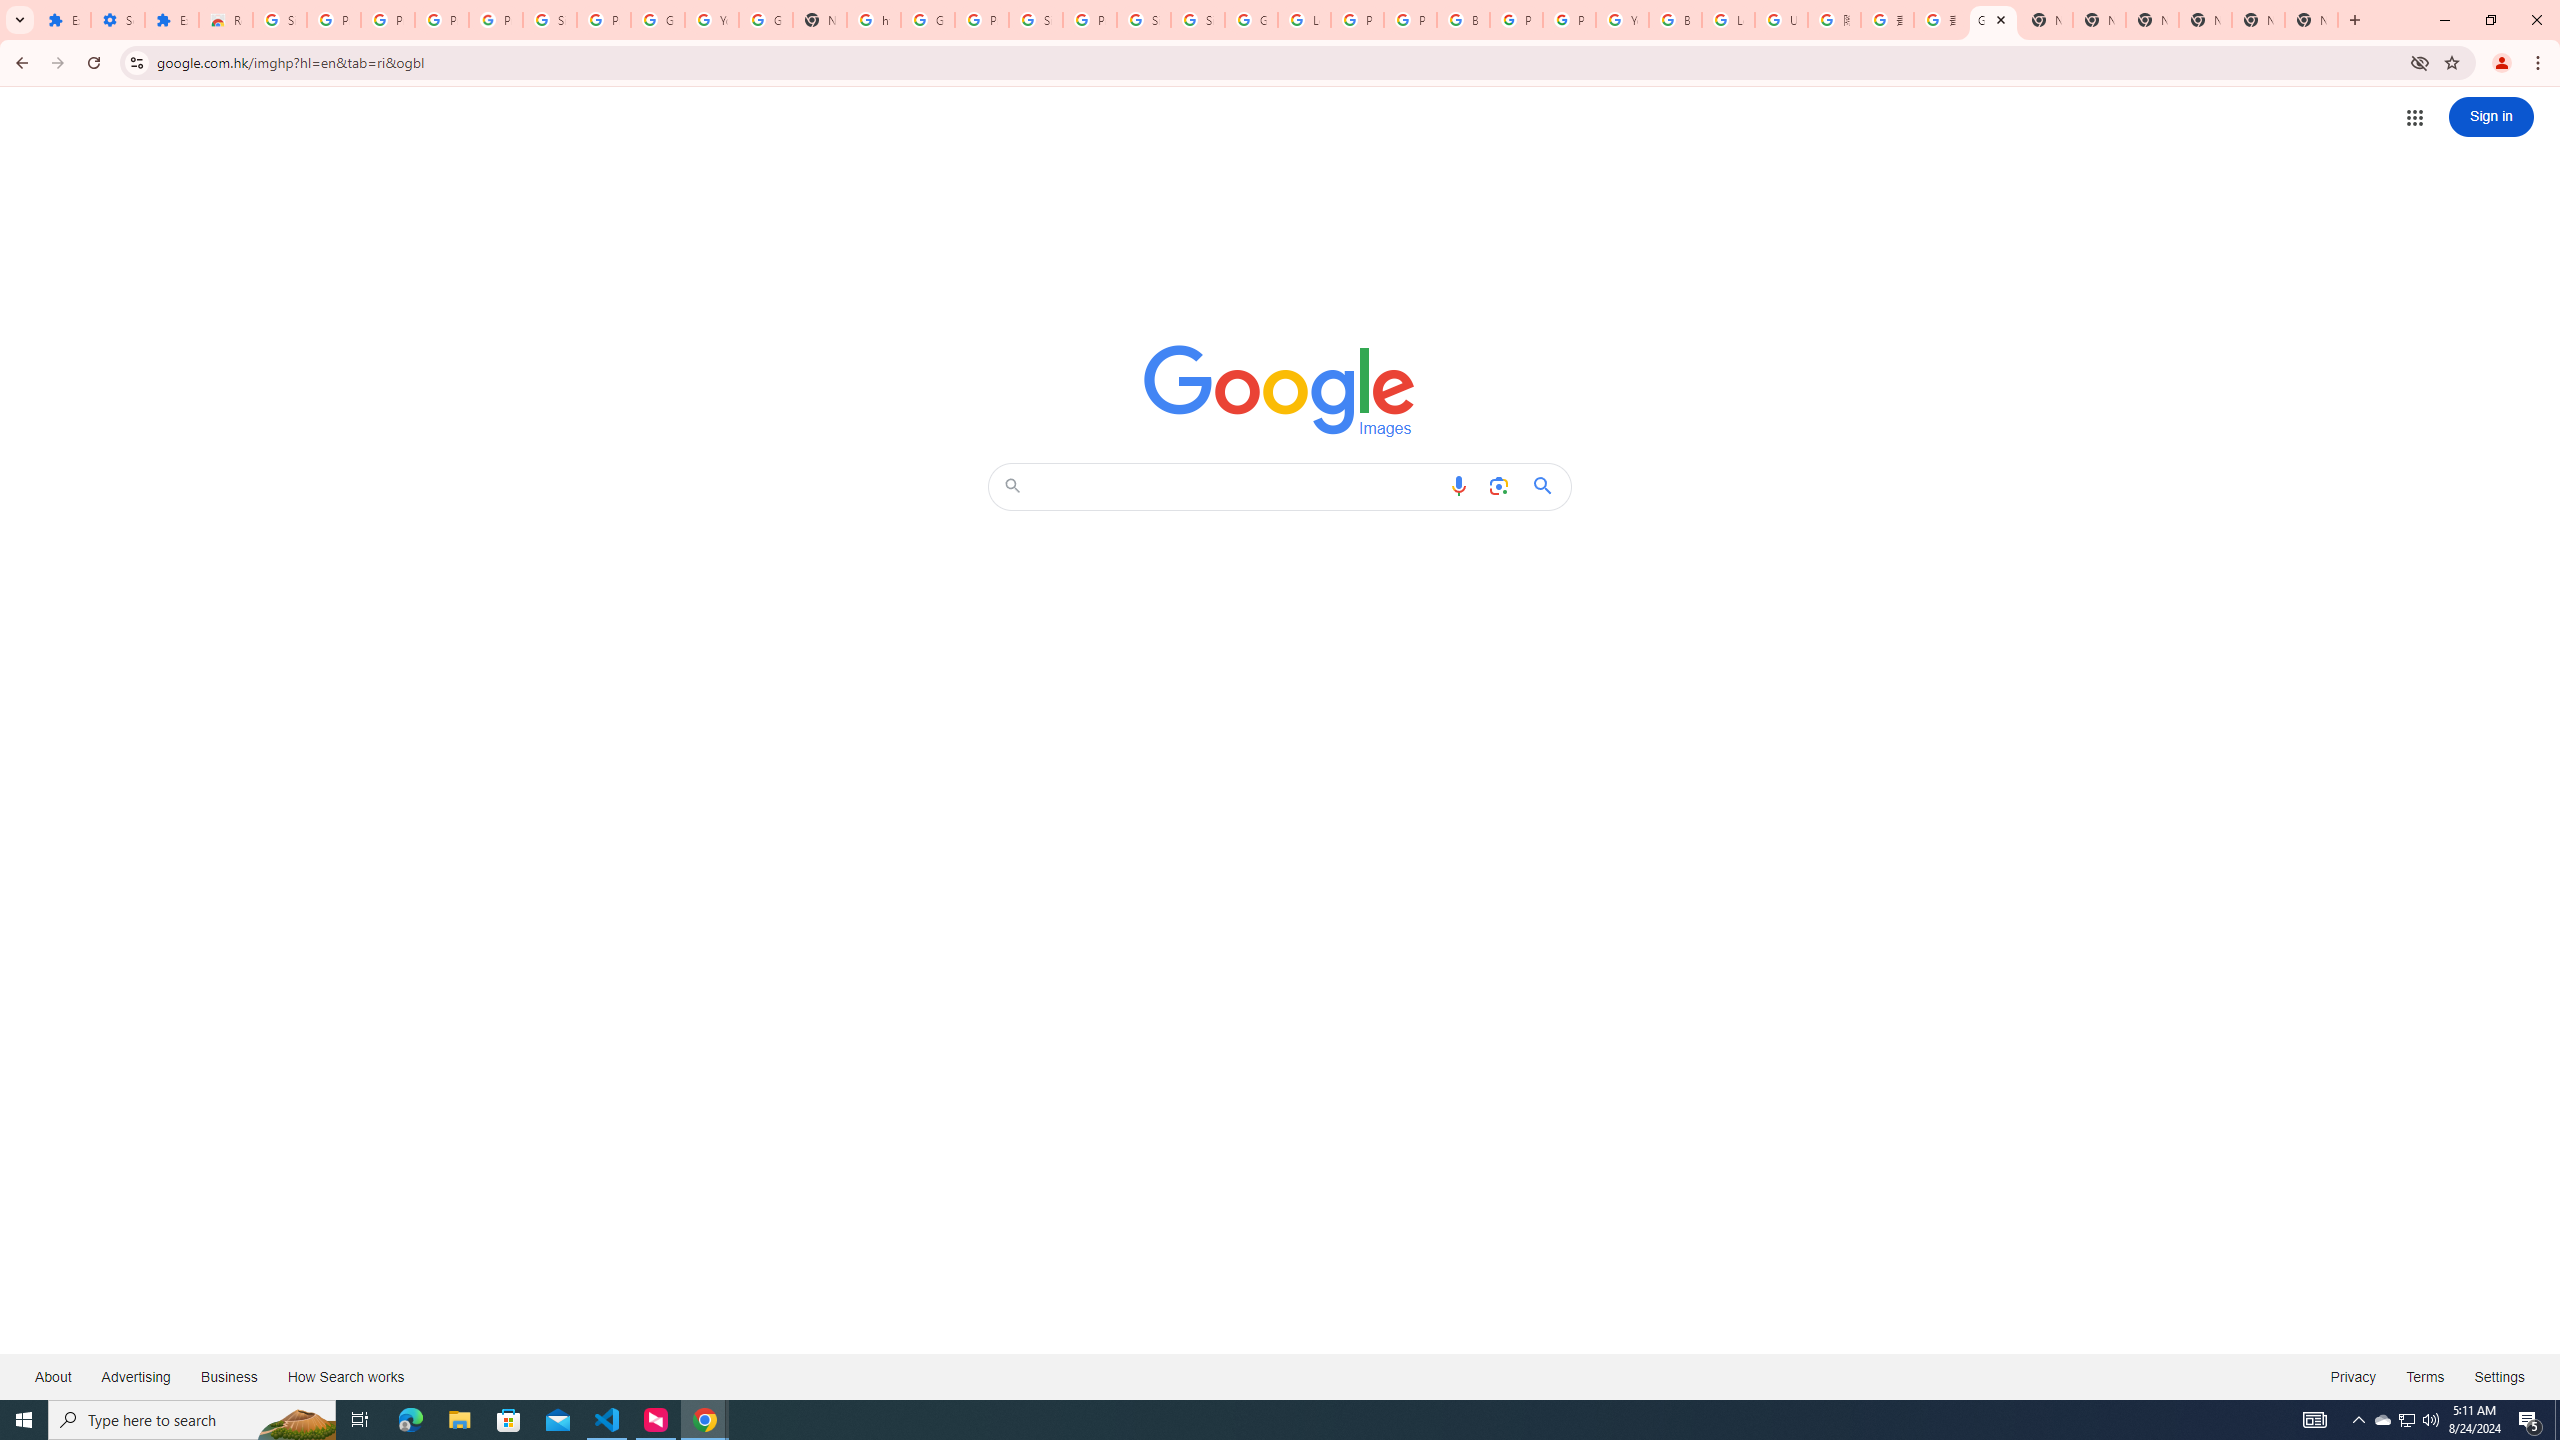 The width and height of the screenshot is (2560, 1440). I want to click on 'Privacy Help Center - Policies Help', so click(1356, 19).